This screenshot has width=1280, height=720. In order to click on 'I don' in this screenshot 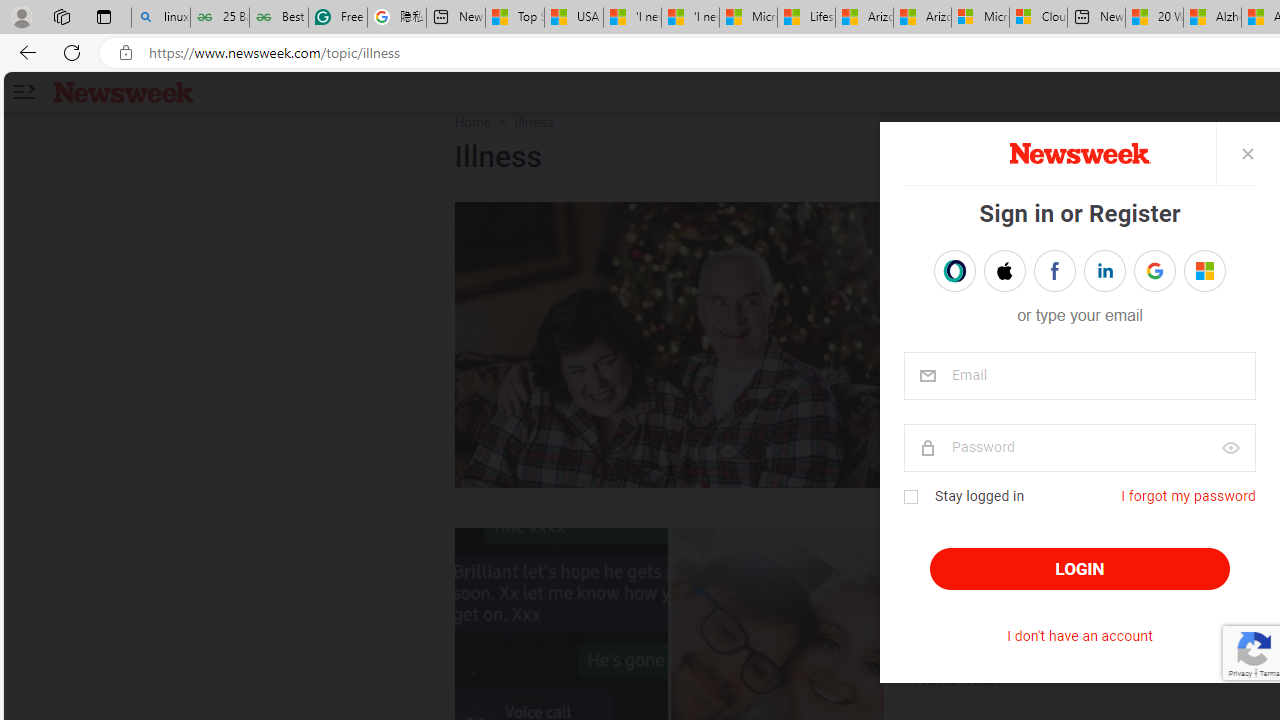, I will do `click(1078, 636)`.